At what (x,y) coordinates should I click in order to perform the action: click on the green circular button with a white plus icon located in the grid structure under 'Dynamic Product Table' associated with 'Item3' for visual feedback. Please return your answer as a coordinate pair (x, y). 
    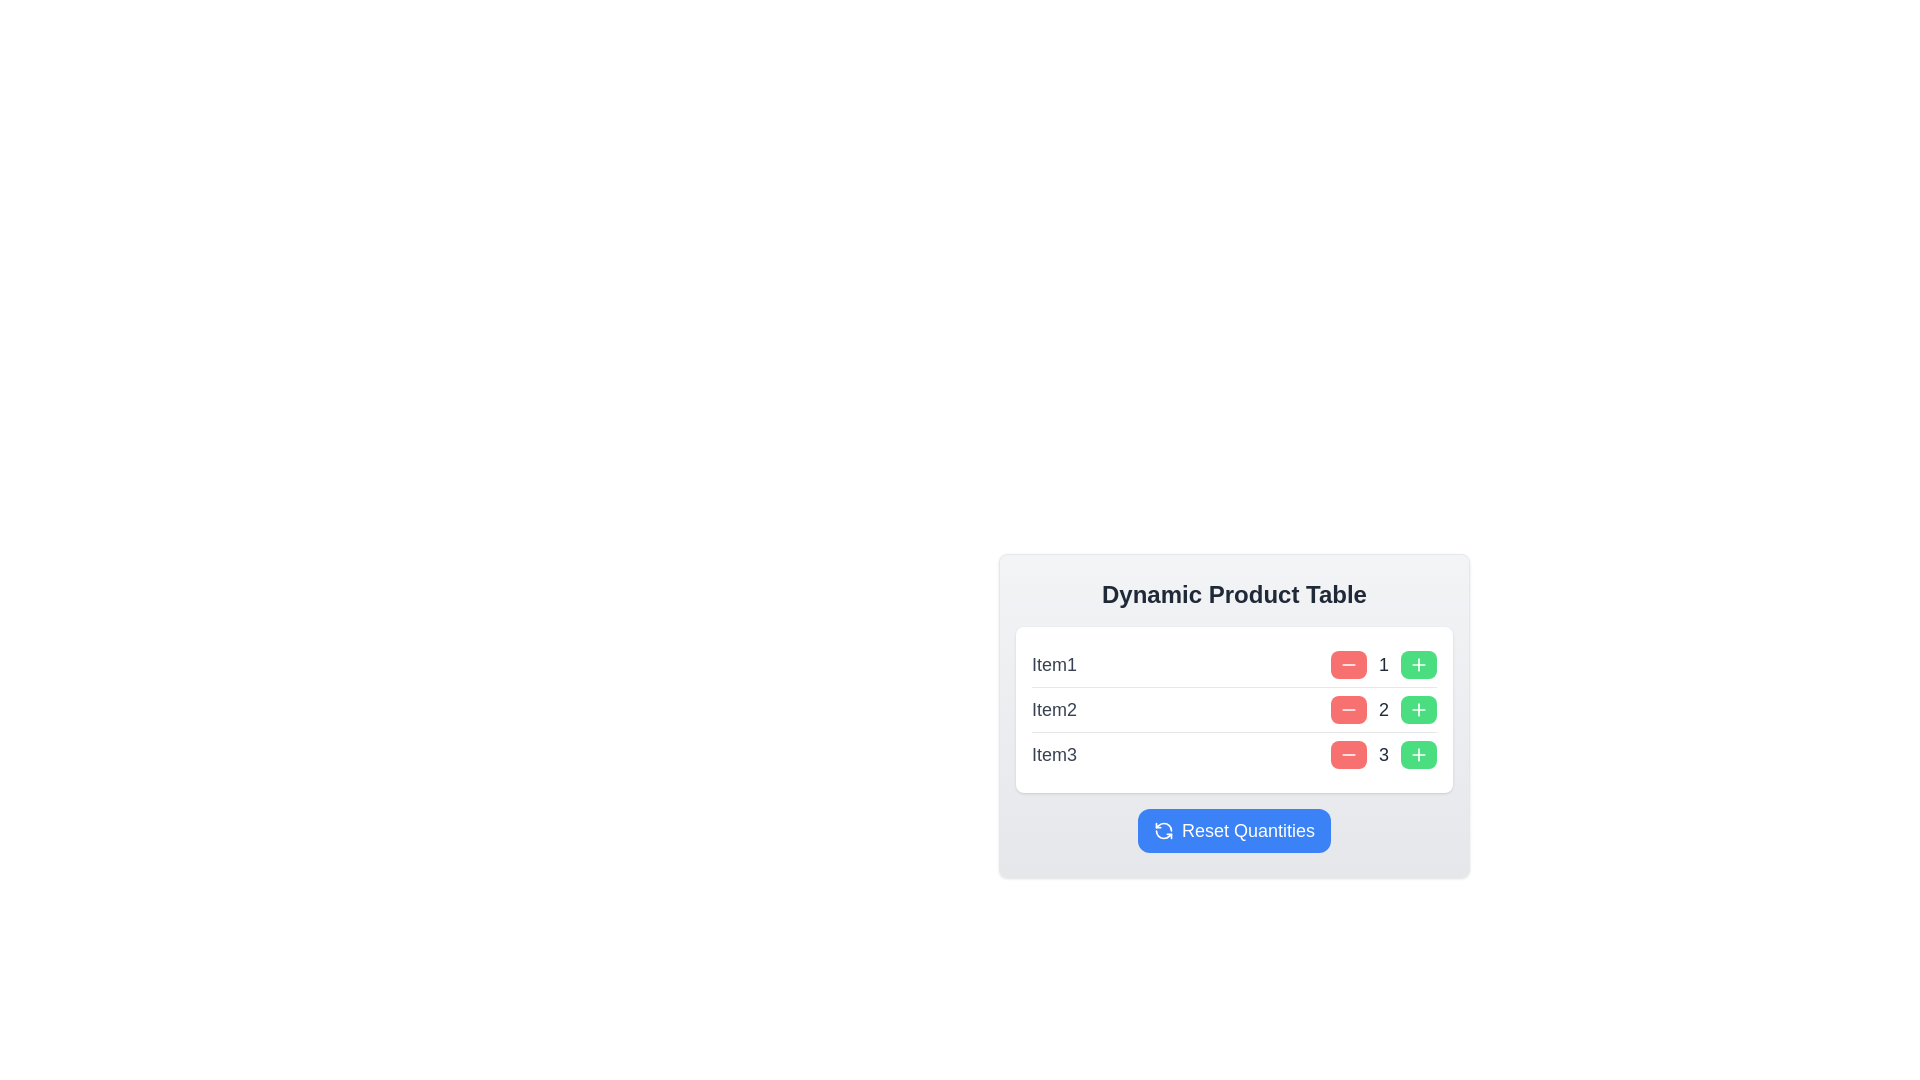
    Looking at the image, I should click on (1418, 755).